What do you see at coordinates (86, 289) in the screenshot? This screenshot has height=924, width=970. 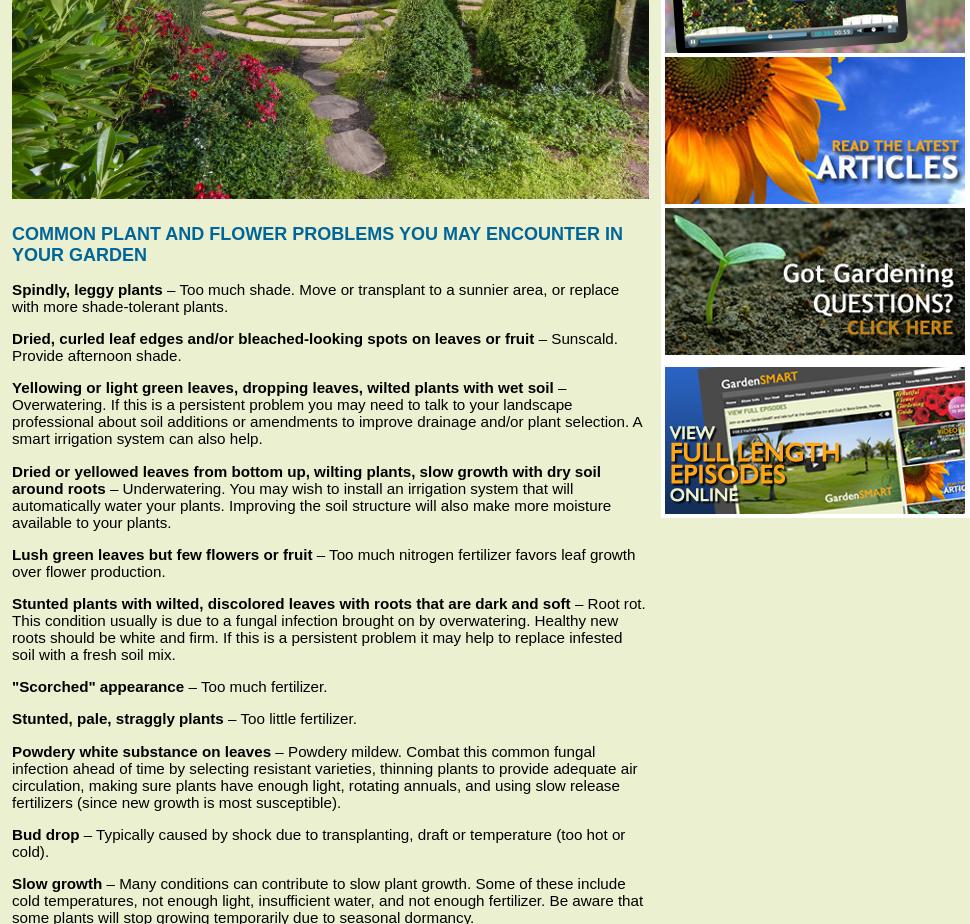 I see `'Spindly, leggy plants'` at bounding box center [86, 289].